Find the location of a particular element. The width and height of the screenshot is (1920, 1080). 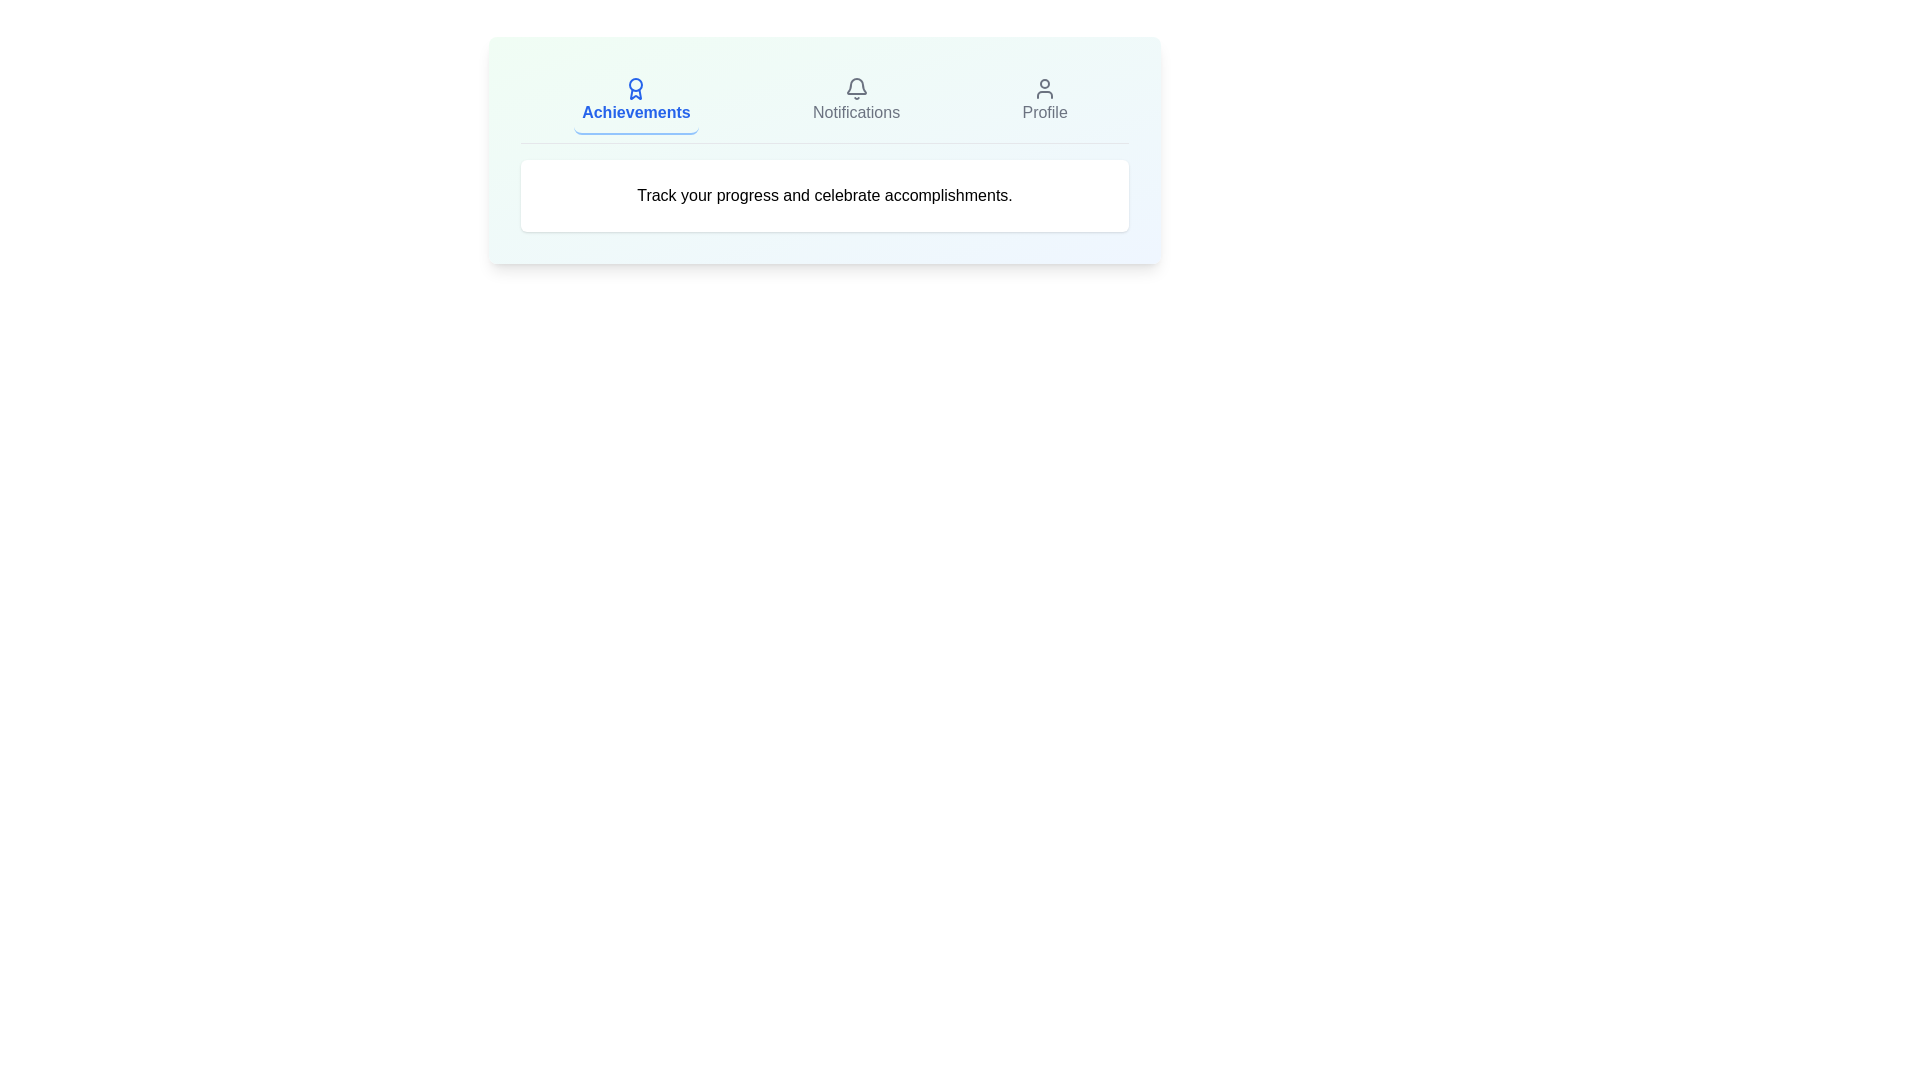

the Notifications tab to view its content is located at coordinates (856, 101).